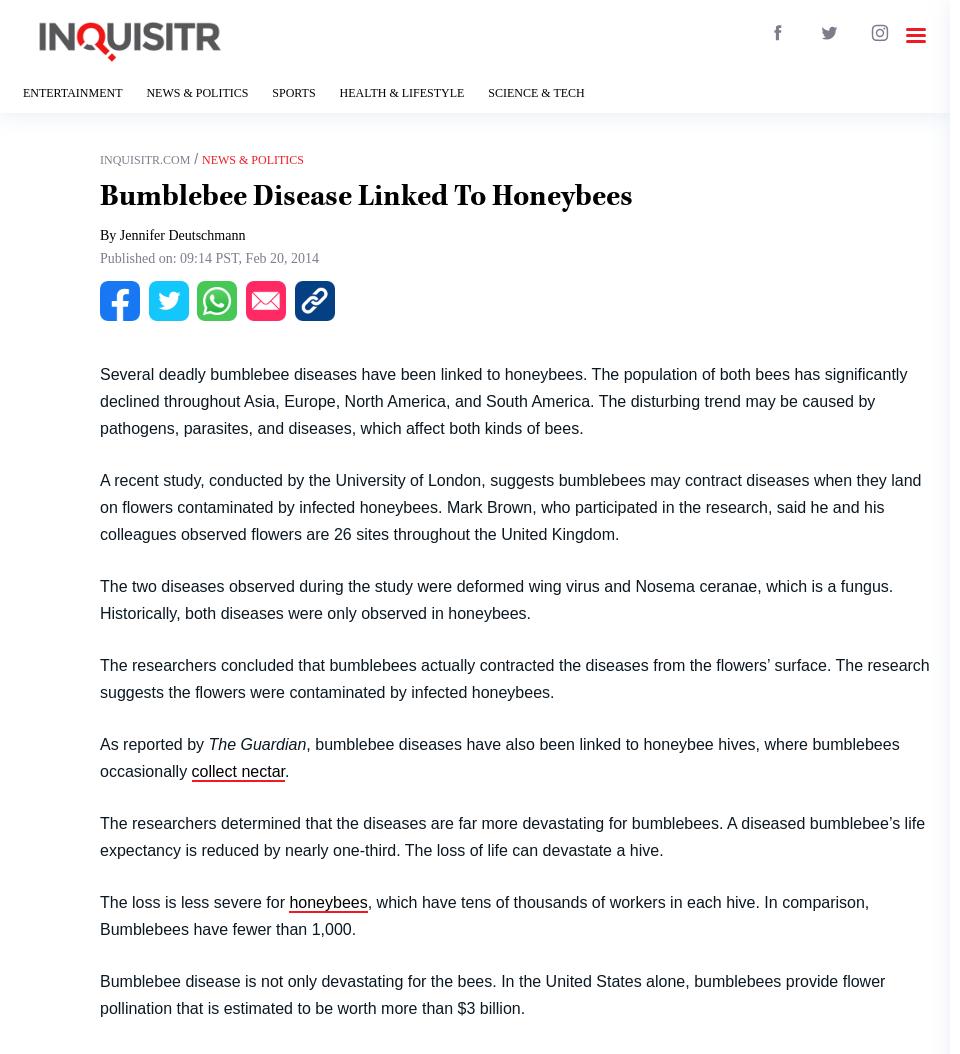  I want to click on 'collect nectar', so click(237, 770).